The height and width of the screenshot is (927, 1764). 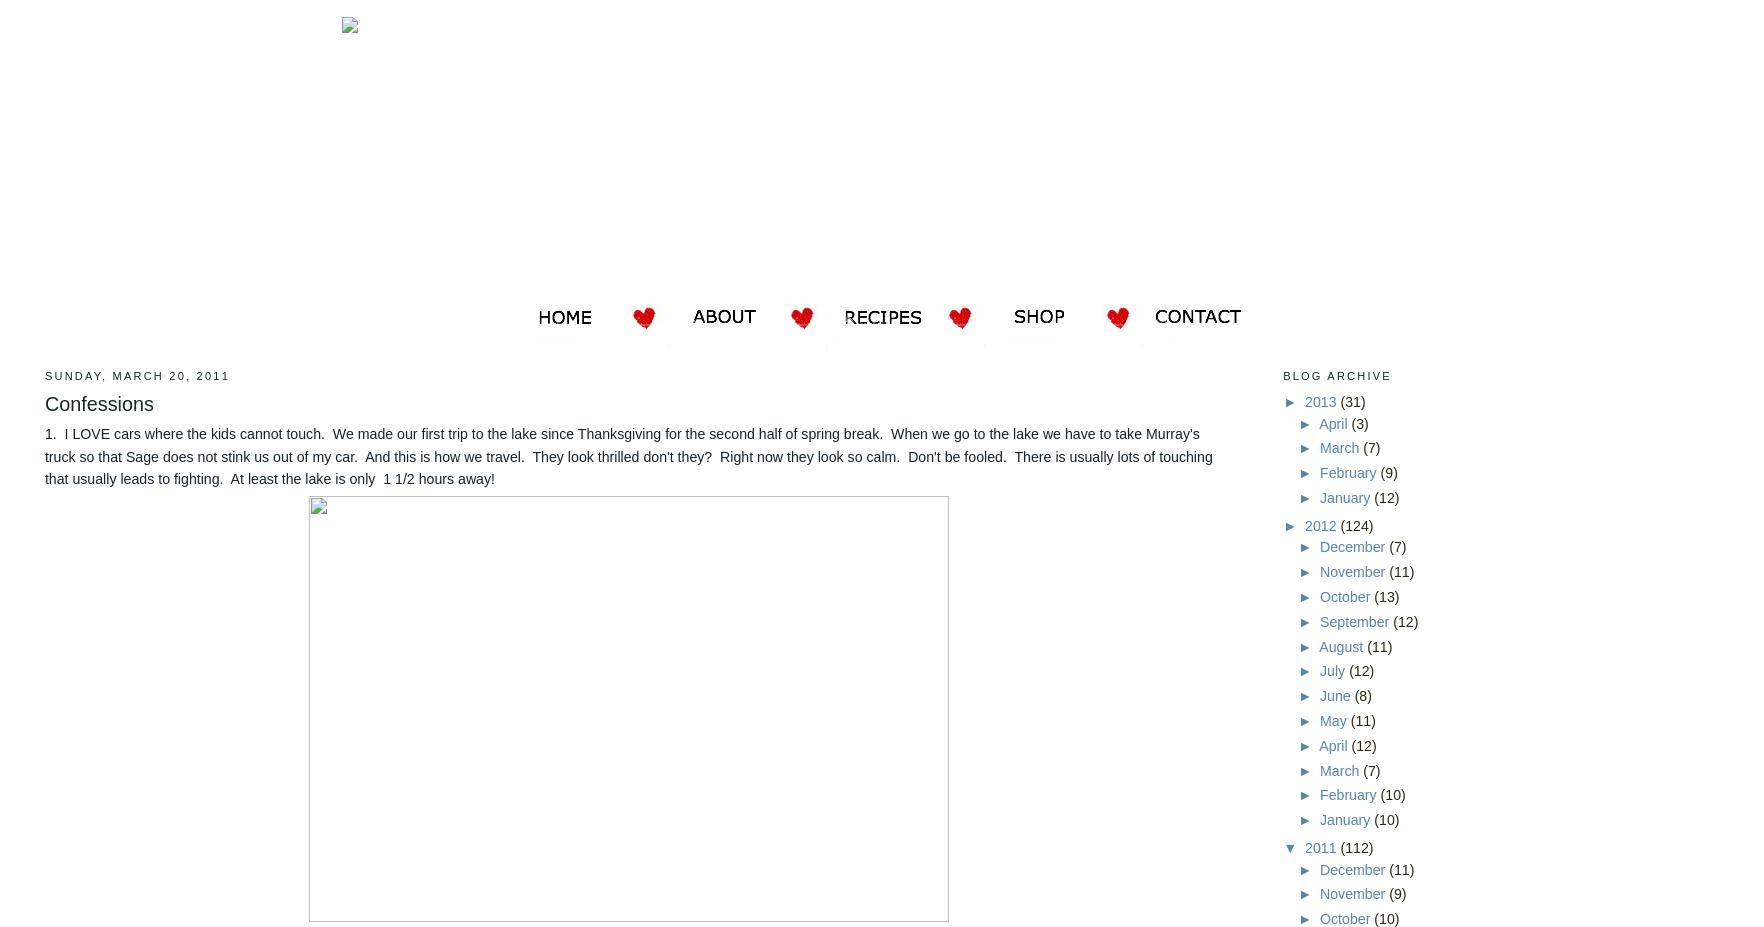 What do you see at coordinates (1356, 525) in the screenshot?
I see `'(124)'` at bounding box center [1356, 525].